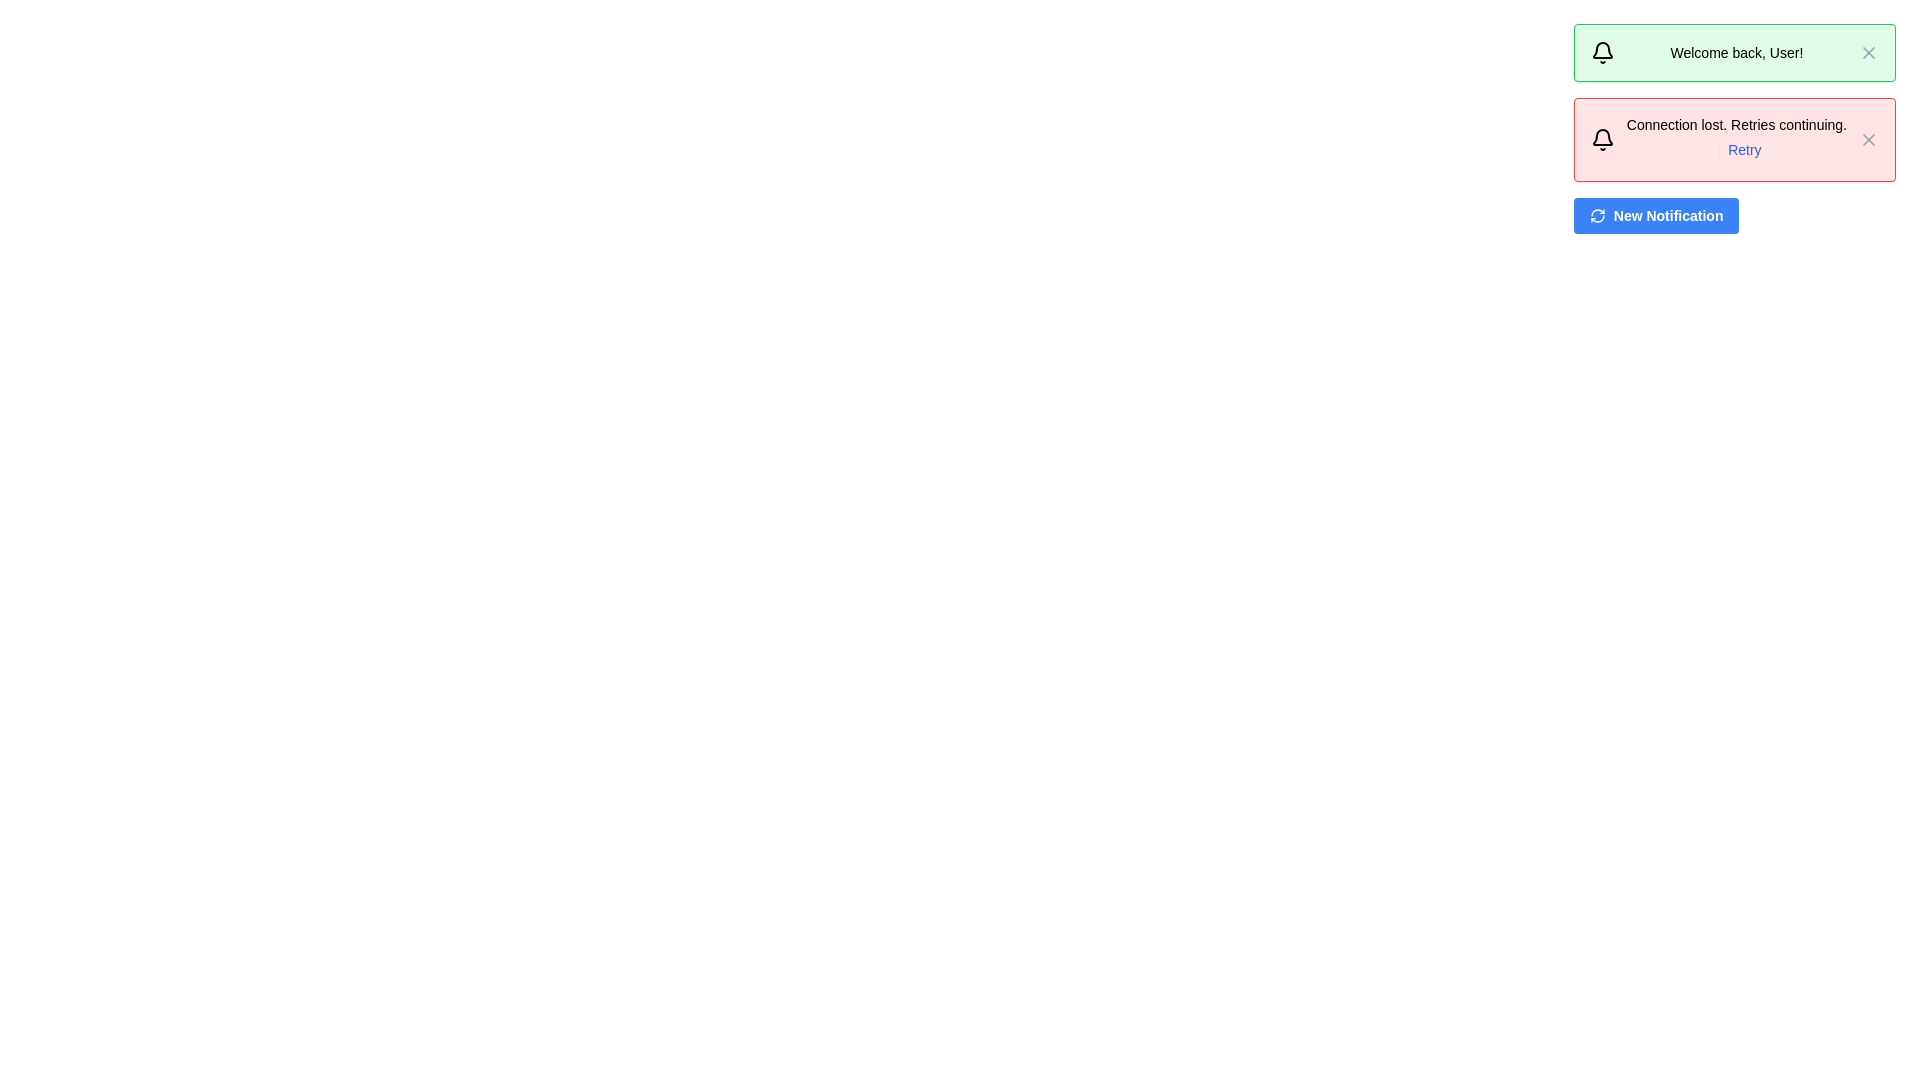 The height and width of the screenshot is (1080, 1920). I want to click on the bell icon located at the top-left corner of the green-bordered box containing the text 'Welcome back, User!', so click(1602, 52).